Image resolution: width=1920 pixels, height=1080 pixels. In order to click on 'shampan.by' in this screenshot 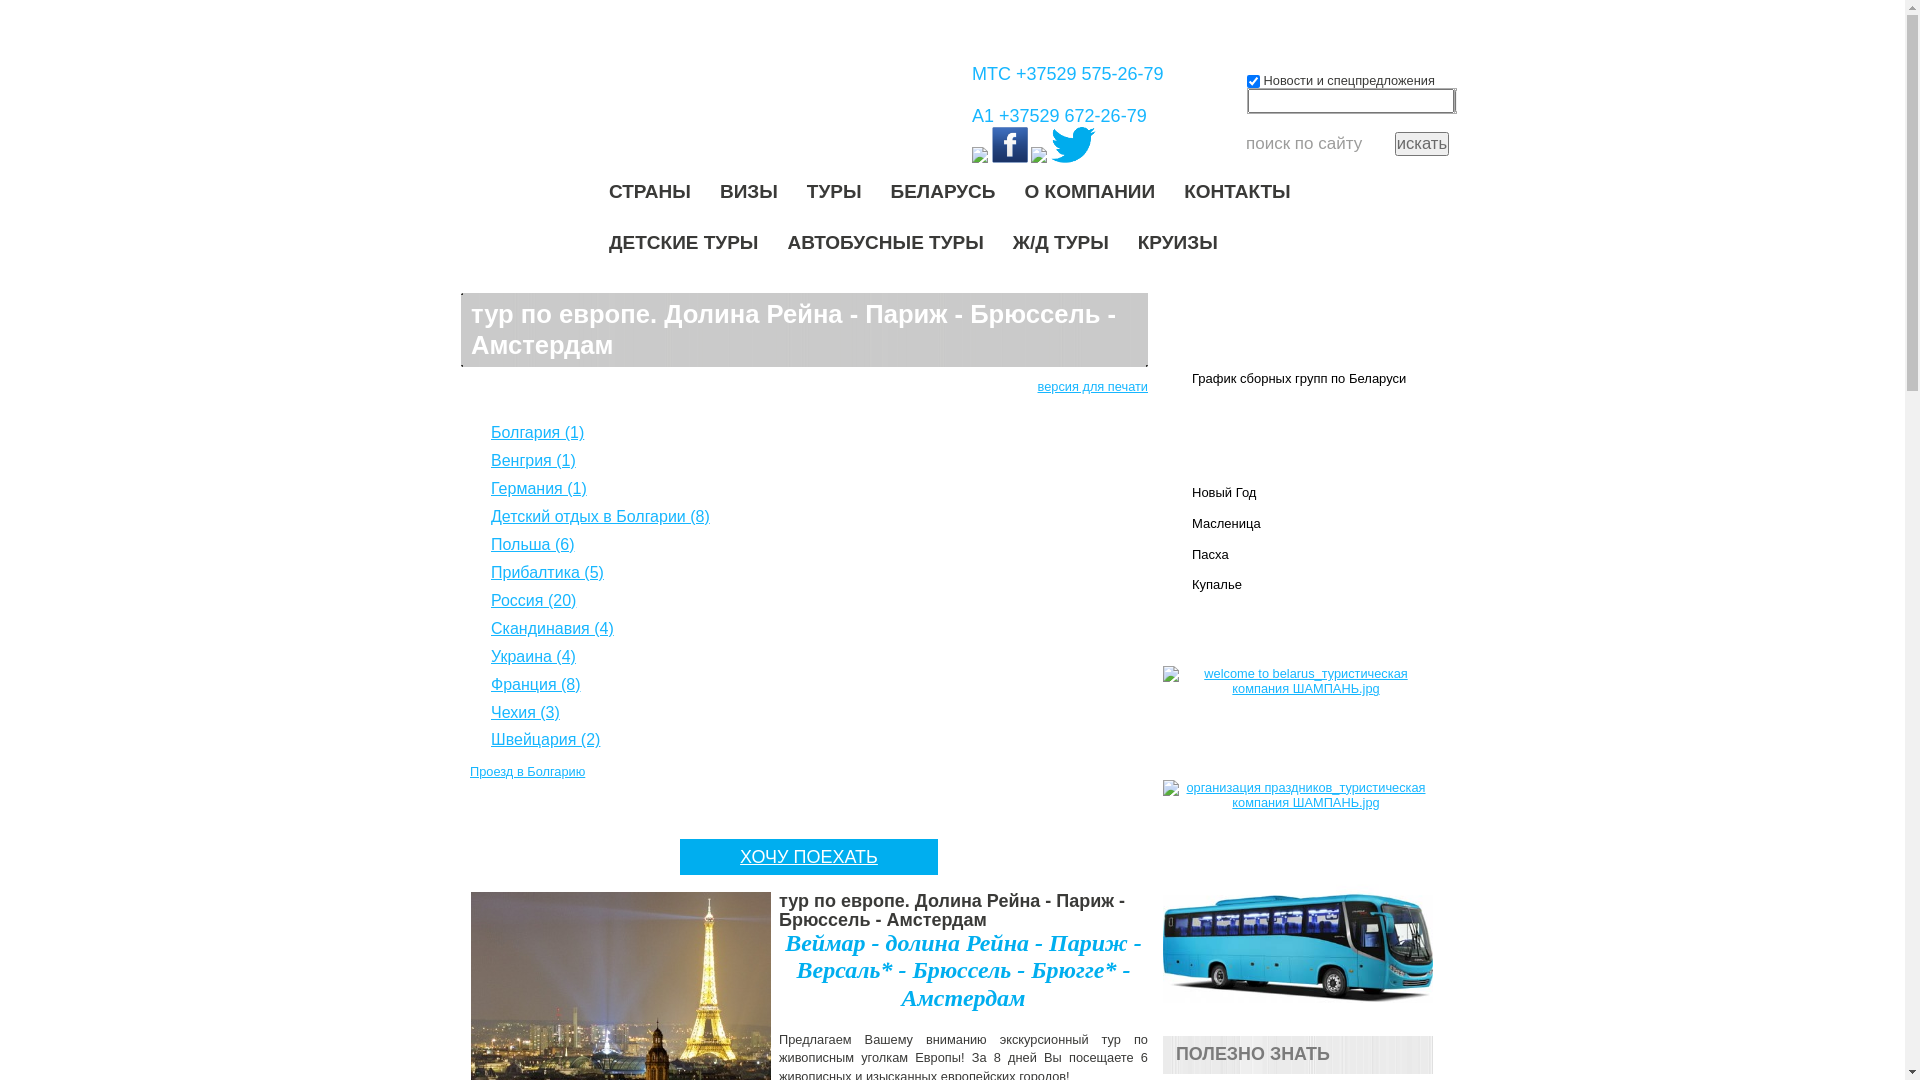, I will do `click(656, 103)`.